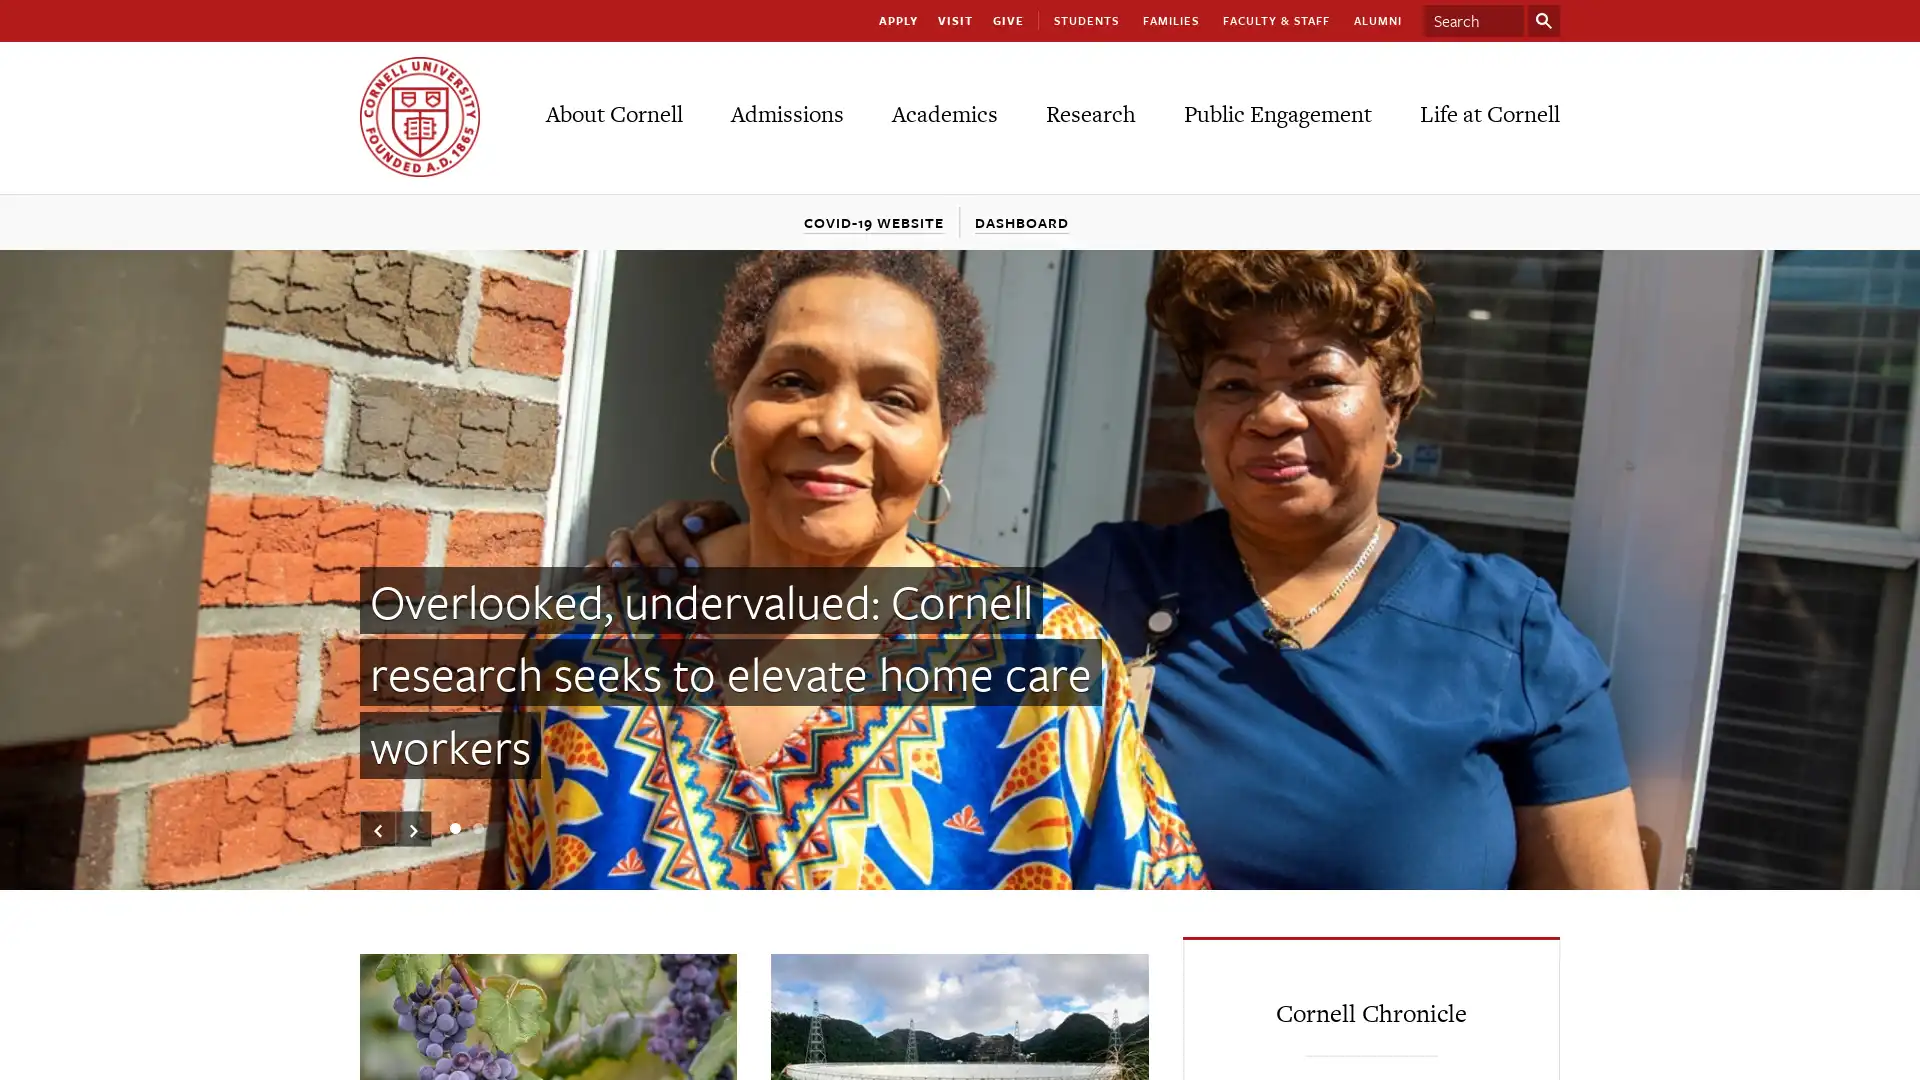 Image resolution: width=1920 pixels, height=1080 pixels. I want to click on Next slide, so click(412, 829).